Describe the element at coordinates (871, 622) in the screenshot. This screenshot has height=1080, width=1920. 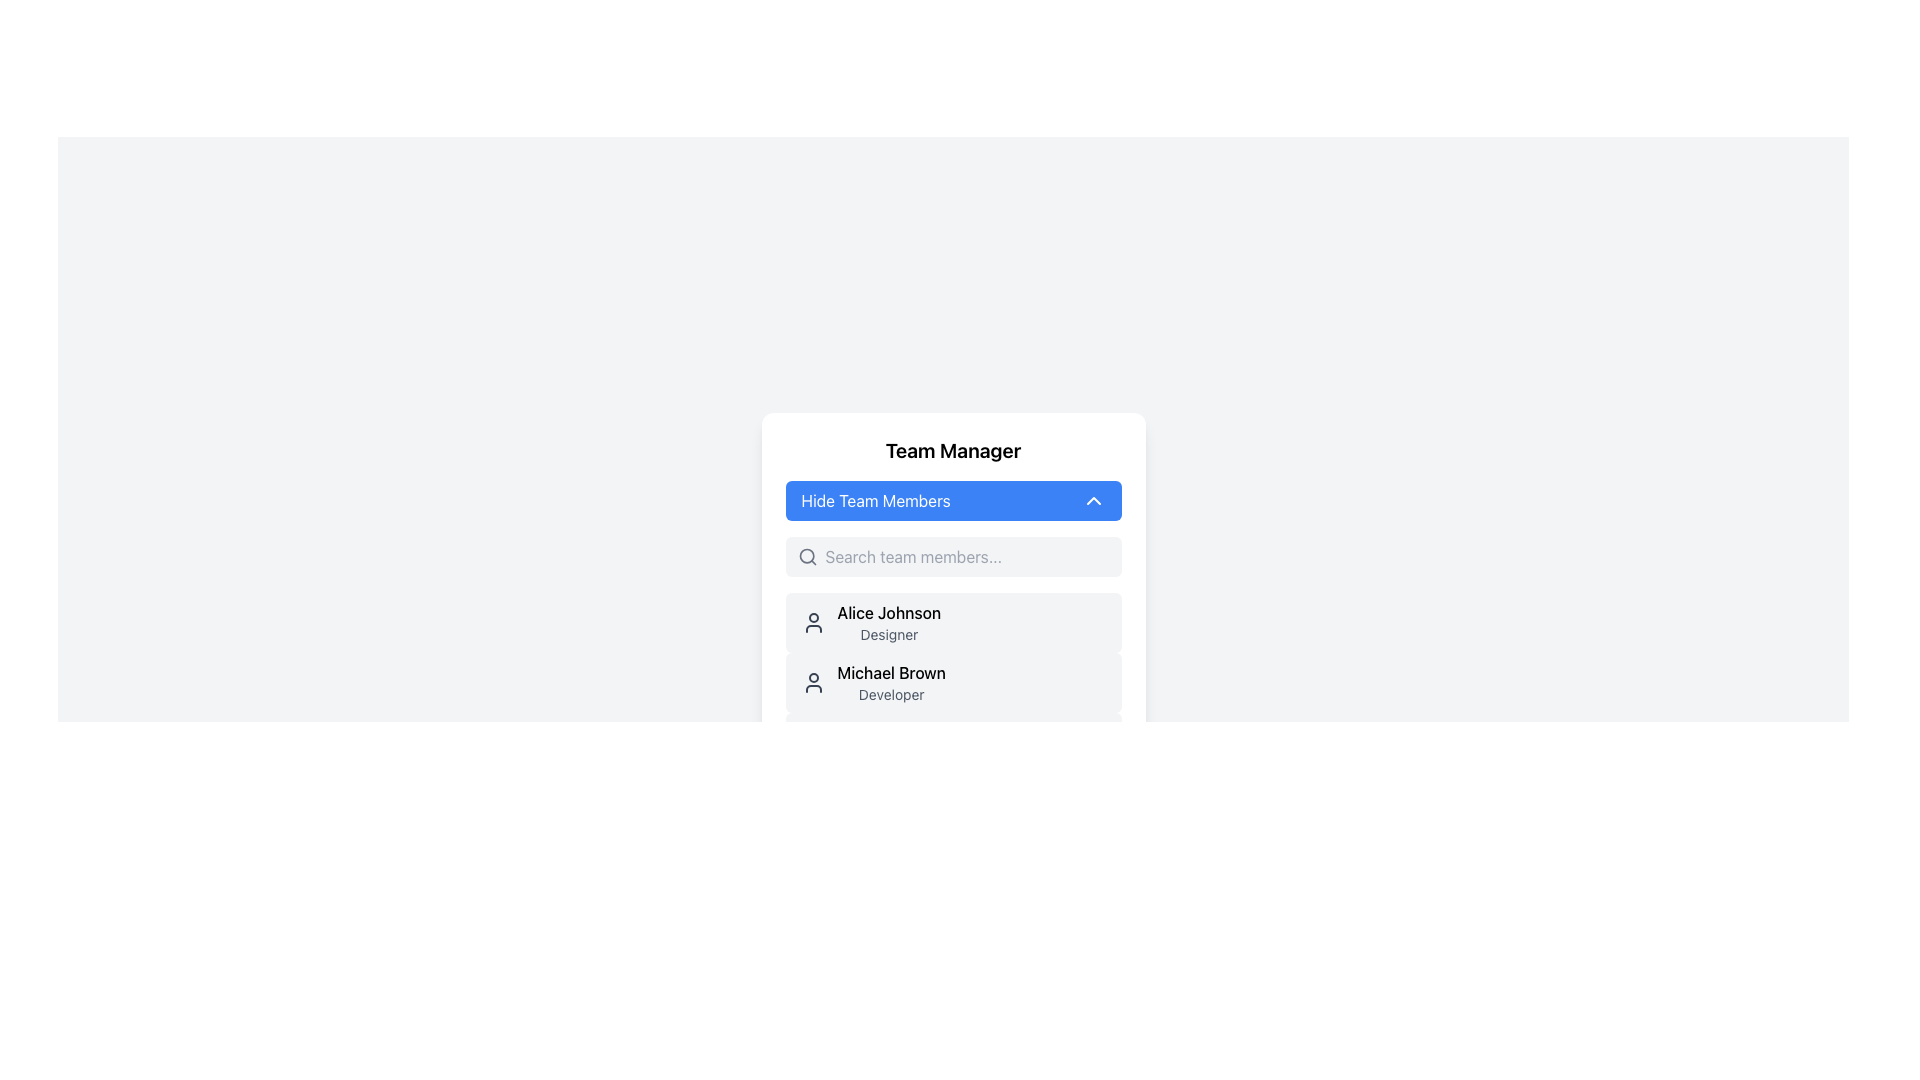
I see `and drop the first team member item representing 'Alice JohnsonDesigner'` at that location.